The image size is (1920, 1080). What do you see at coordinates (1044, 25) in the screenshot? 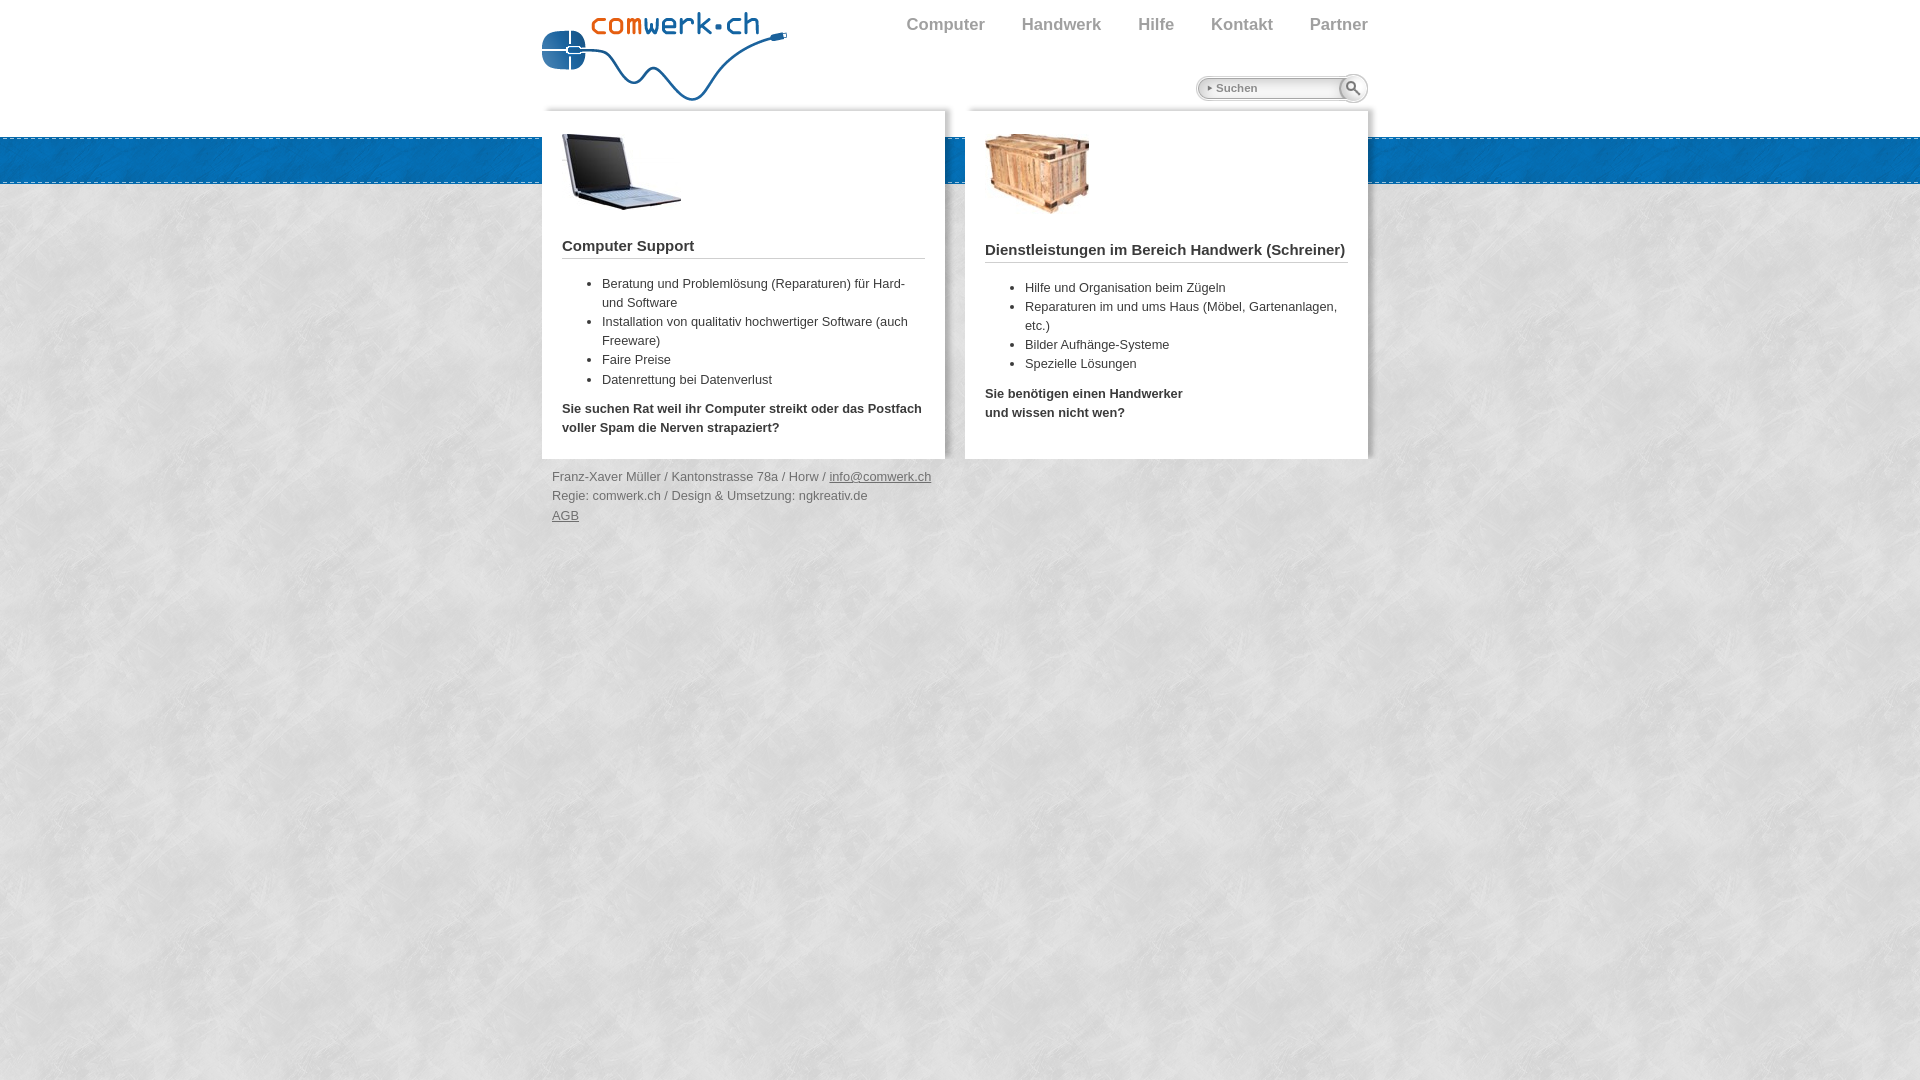
I see `'Handwerk'` at bounding box center [1044, 25].